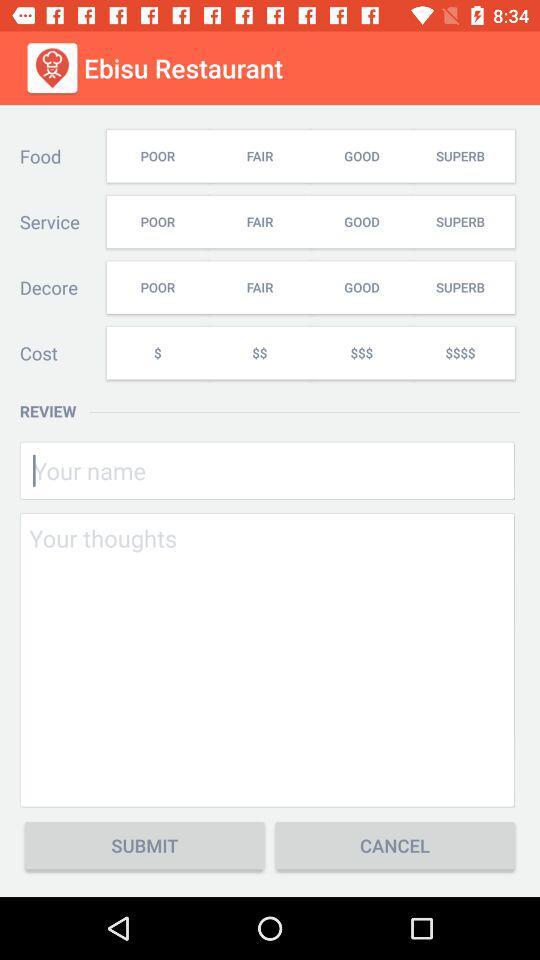 Image resolution: width=540 pixels, height=960 pixels. What do you see at coordinates (360, 353) in the screenshot?
I see `icon below the fair icon` at bounding box center [360, 353].